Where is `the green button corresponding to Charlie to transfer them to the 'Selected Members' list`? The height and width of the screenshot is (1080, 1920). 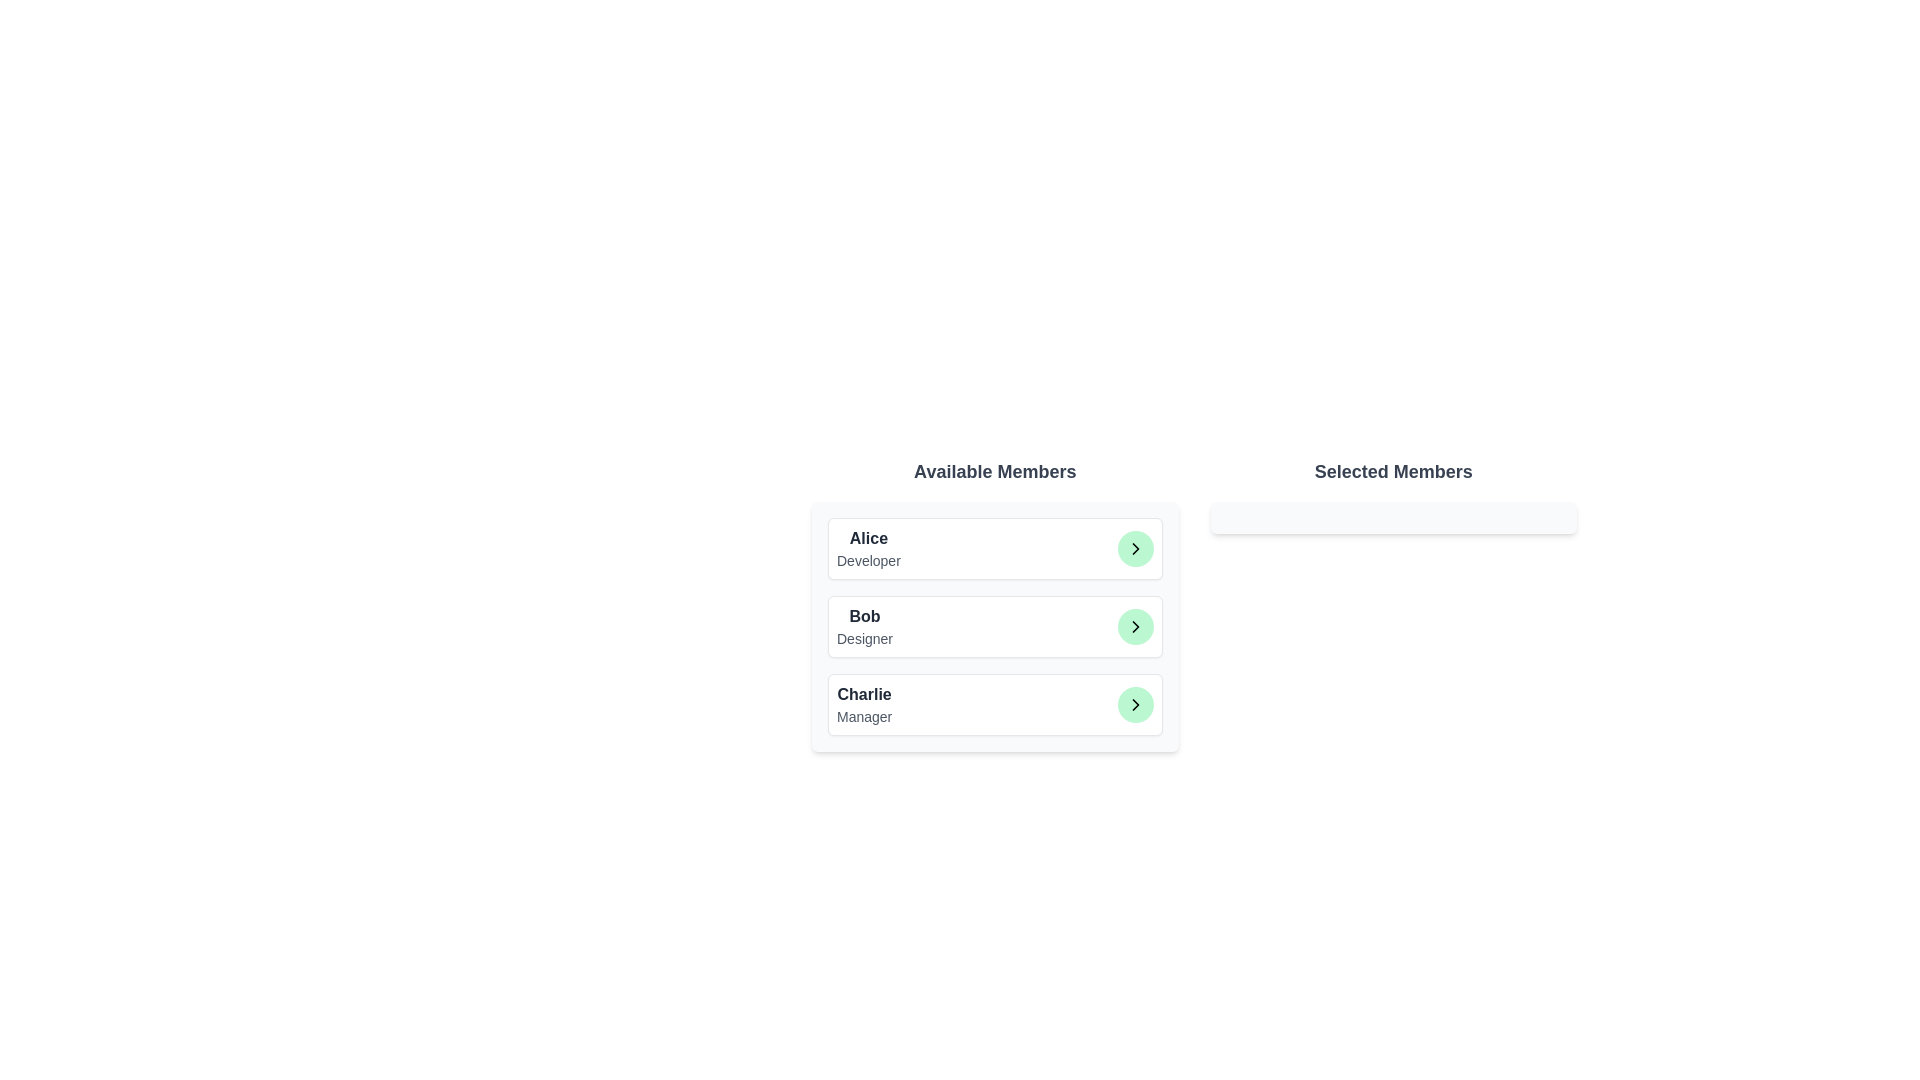
the green button corresponding to Charlie to transfer them to the 'Selected Members' list is located at coordinates (1135, 704).